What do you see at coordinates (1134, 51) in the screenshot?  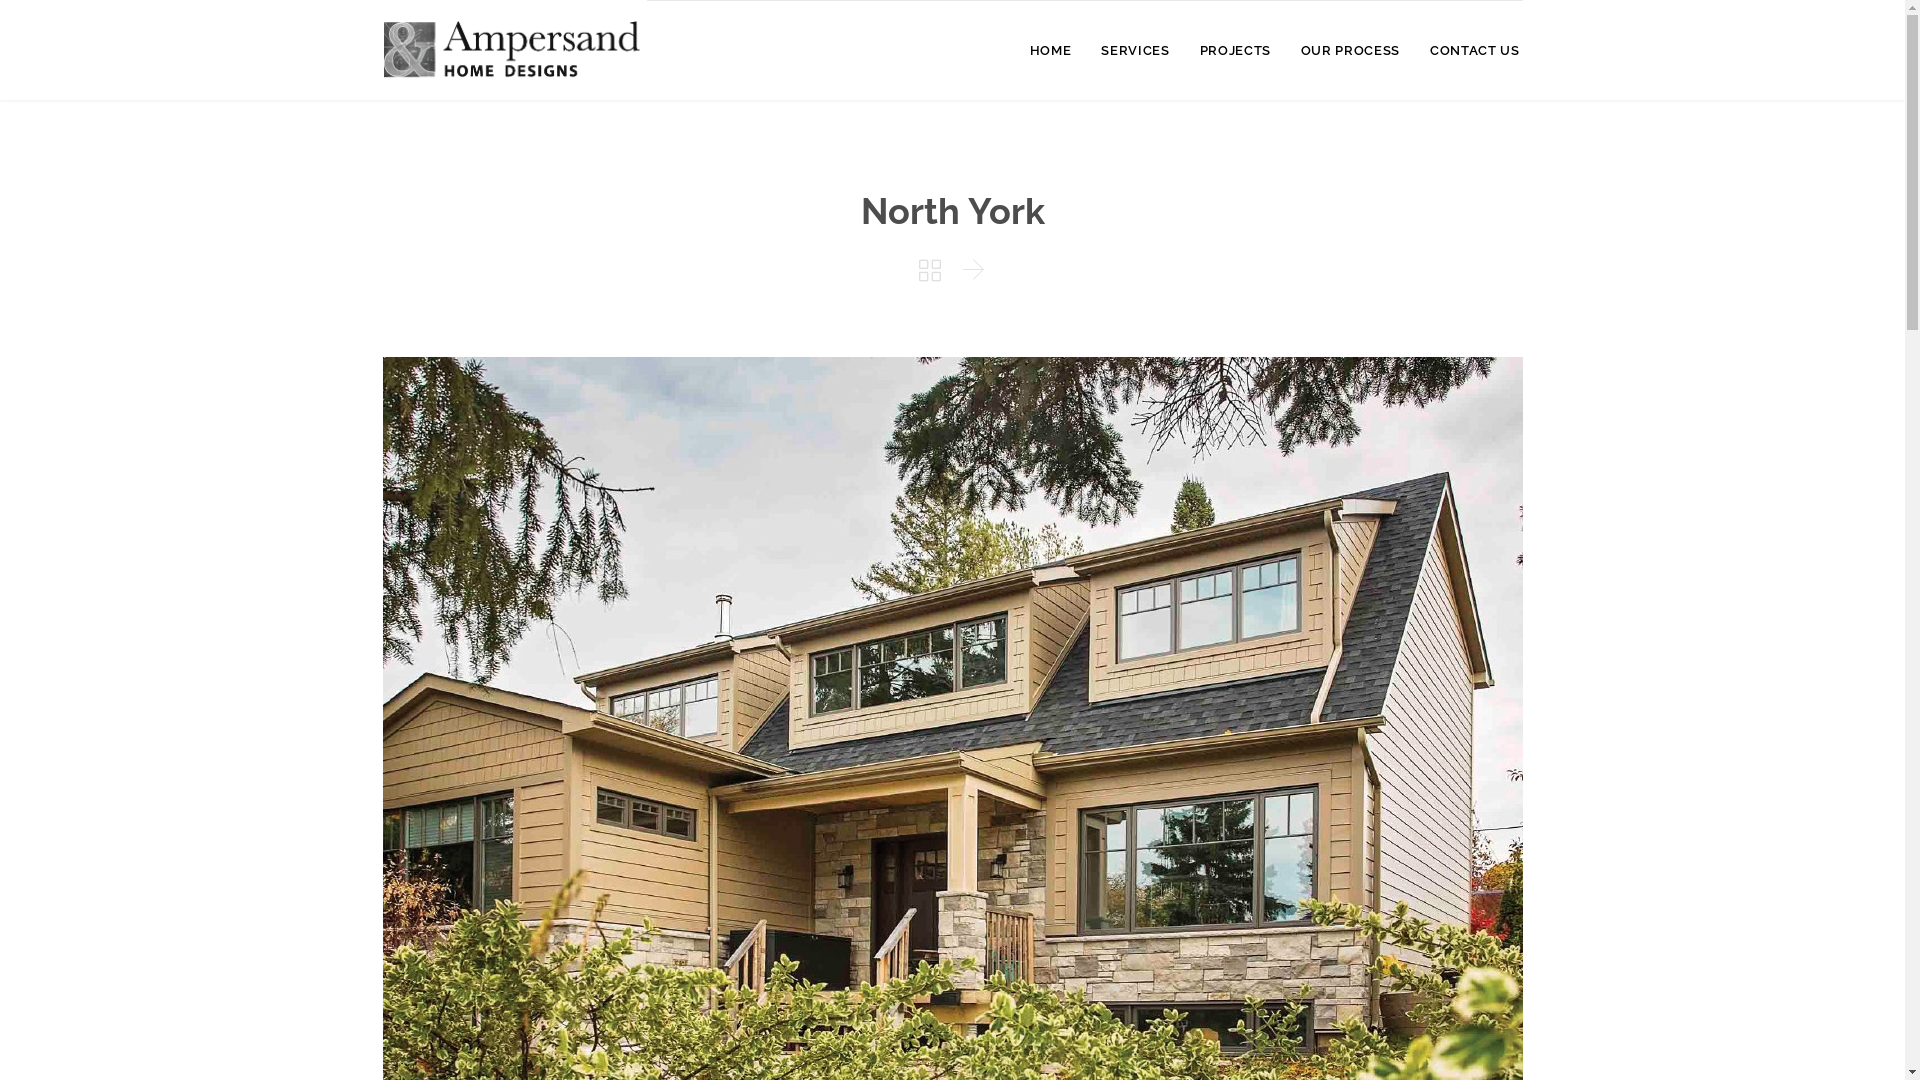 I see `'SERVICES'` at bounding box center [1134, 51].